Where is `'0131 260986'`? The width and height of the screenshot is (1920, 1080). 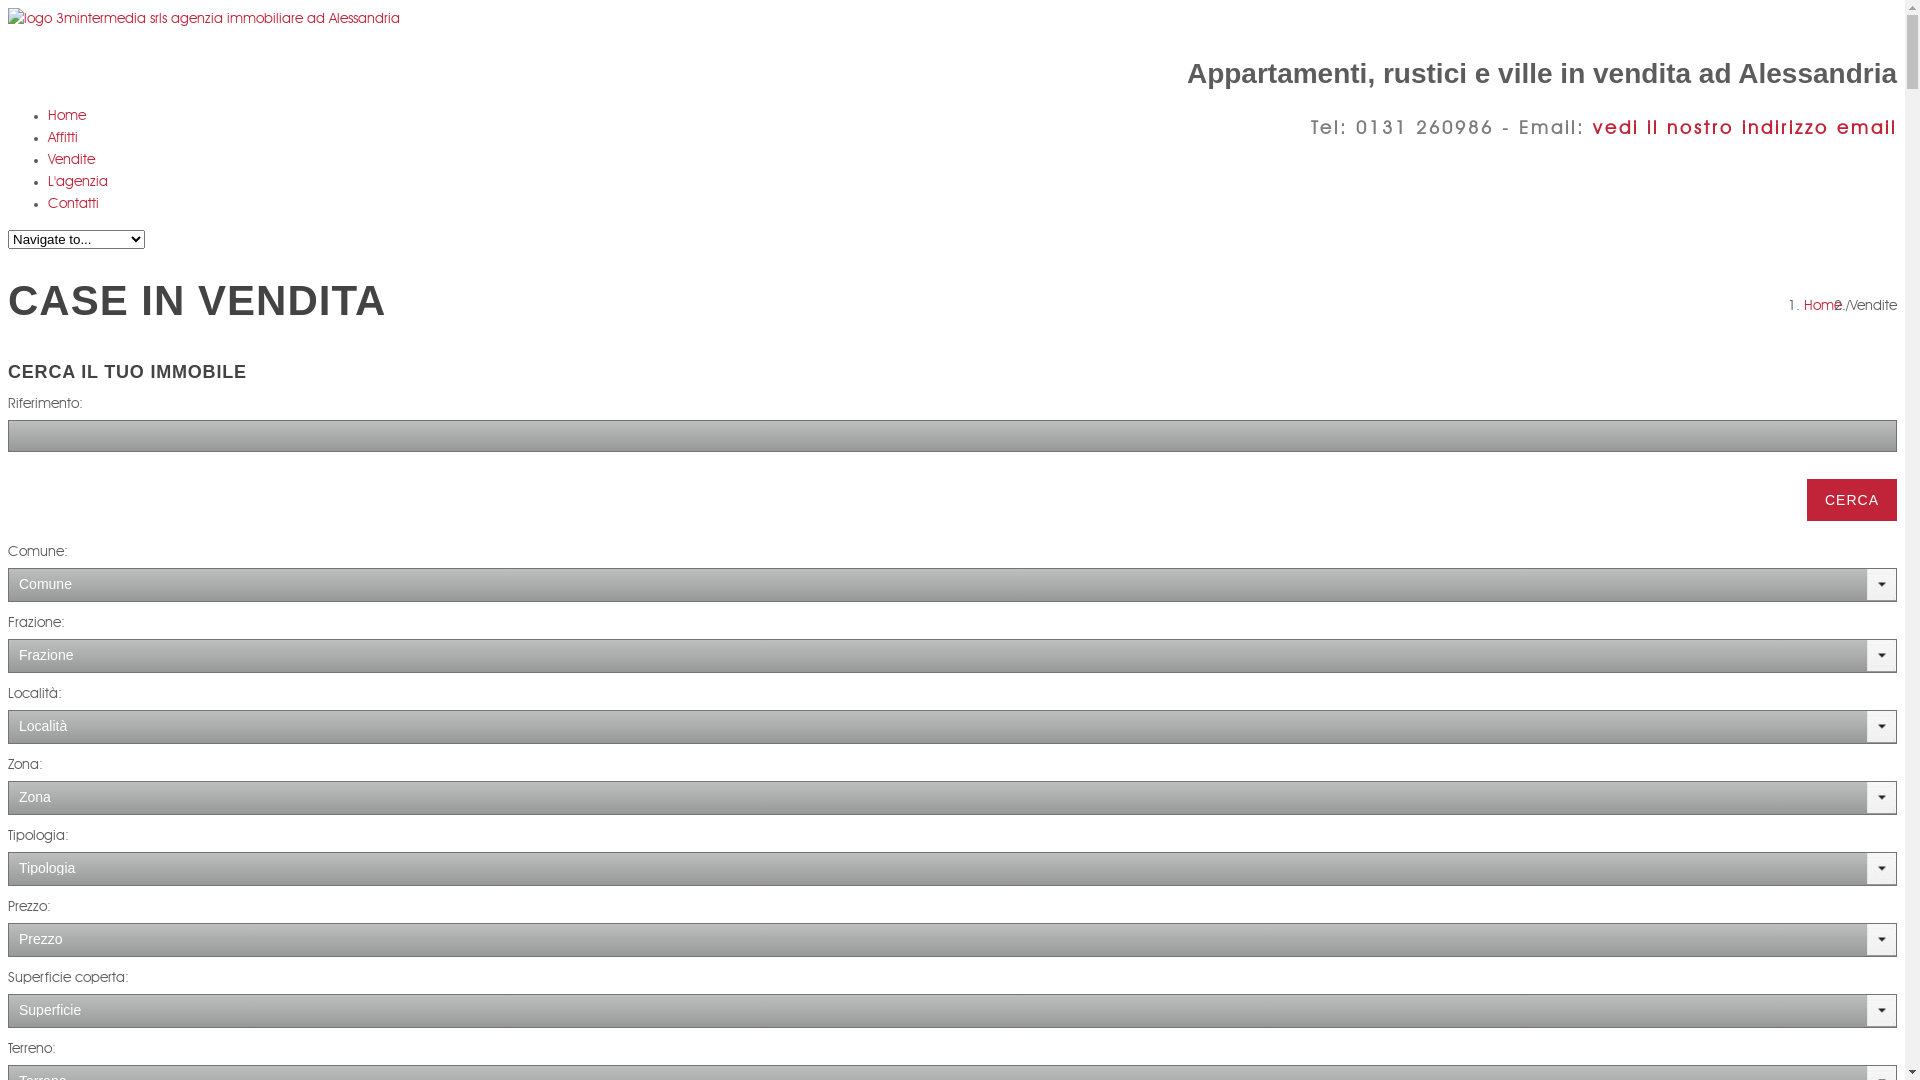 '0131 260986' is located at coordinates (1424, 128).